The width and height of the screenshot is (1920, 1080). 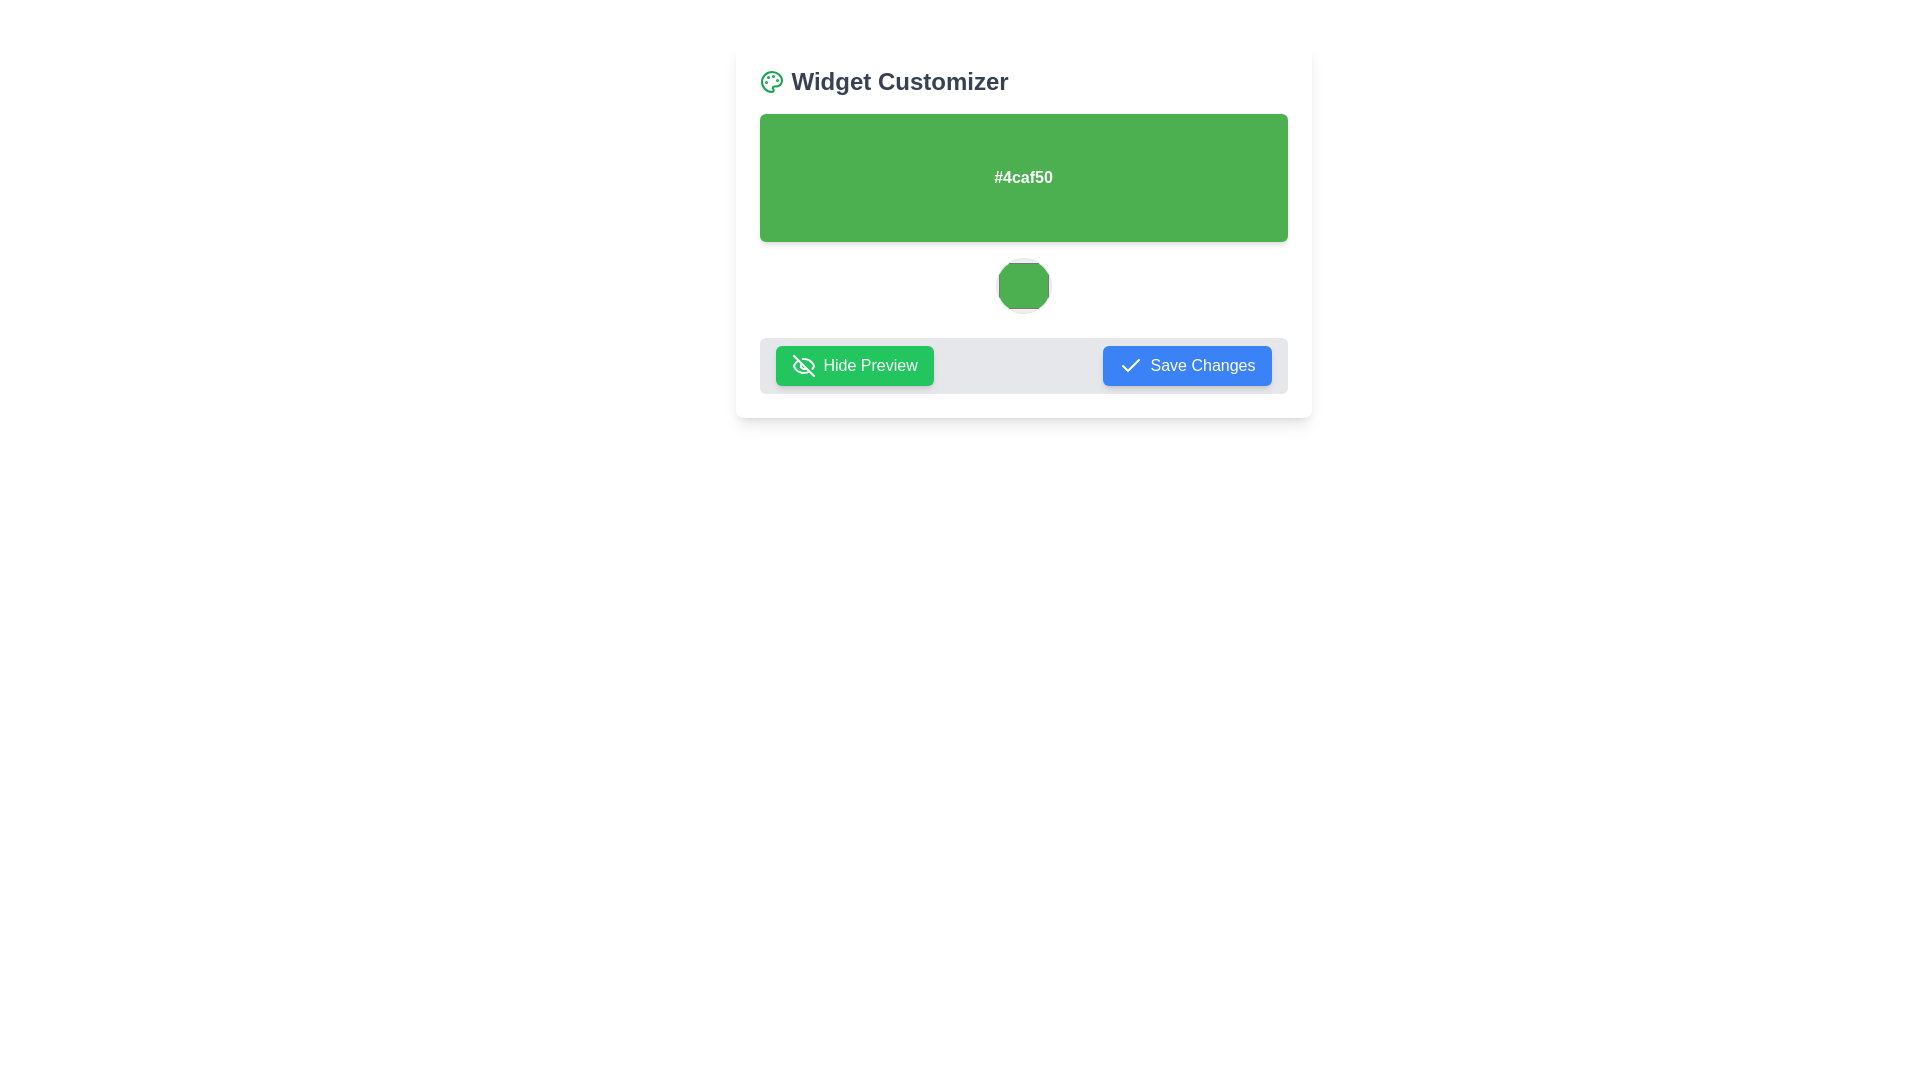 What do you see at coordinates (803, 366) in the screenshot?
I see `the 'Hide Preview' button which contains the eye icon with a slash across it` at bounding box center [803, 366].